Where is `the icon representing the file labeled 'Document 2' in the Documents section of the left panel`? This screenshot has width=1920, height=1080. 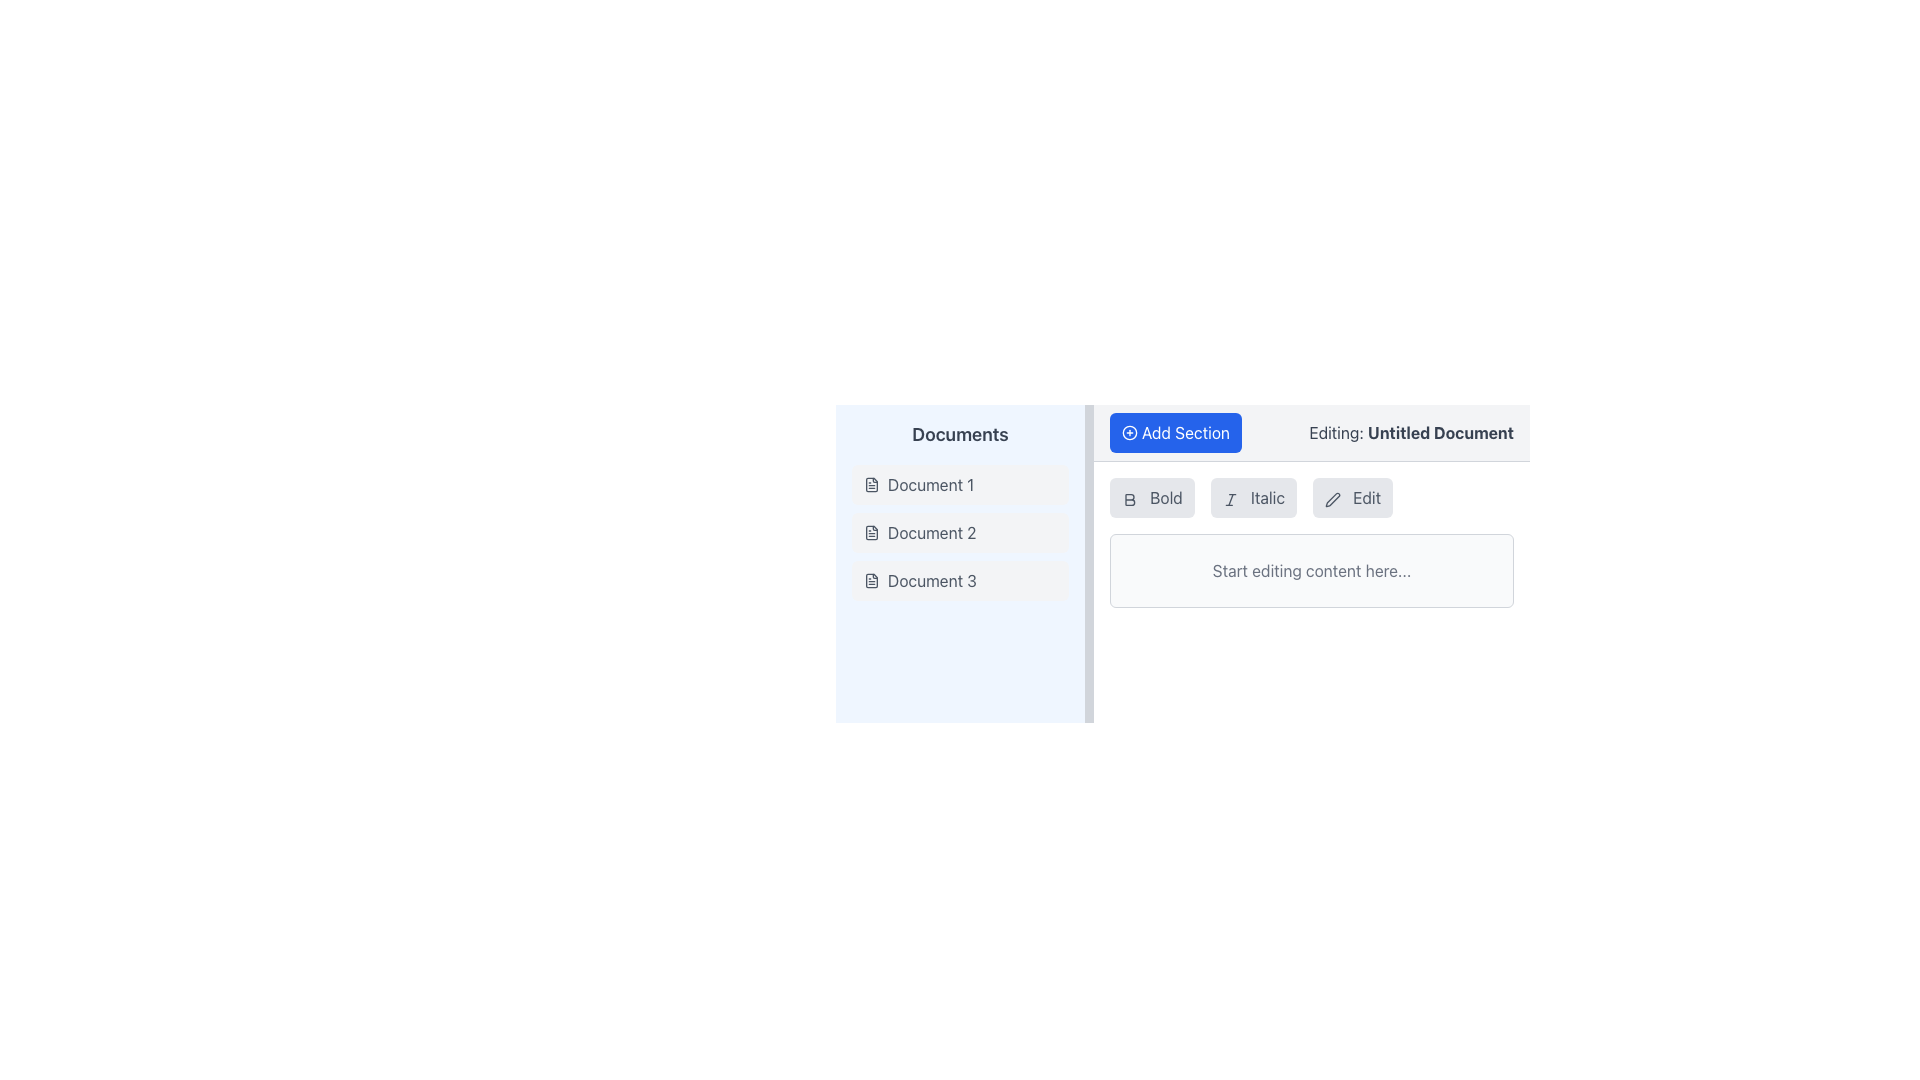 the icon representing the file labeled 'Document 2' in the Documents section of the left panel is located at coordinates (872, 531).